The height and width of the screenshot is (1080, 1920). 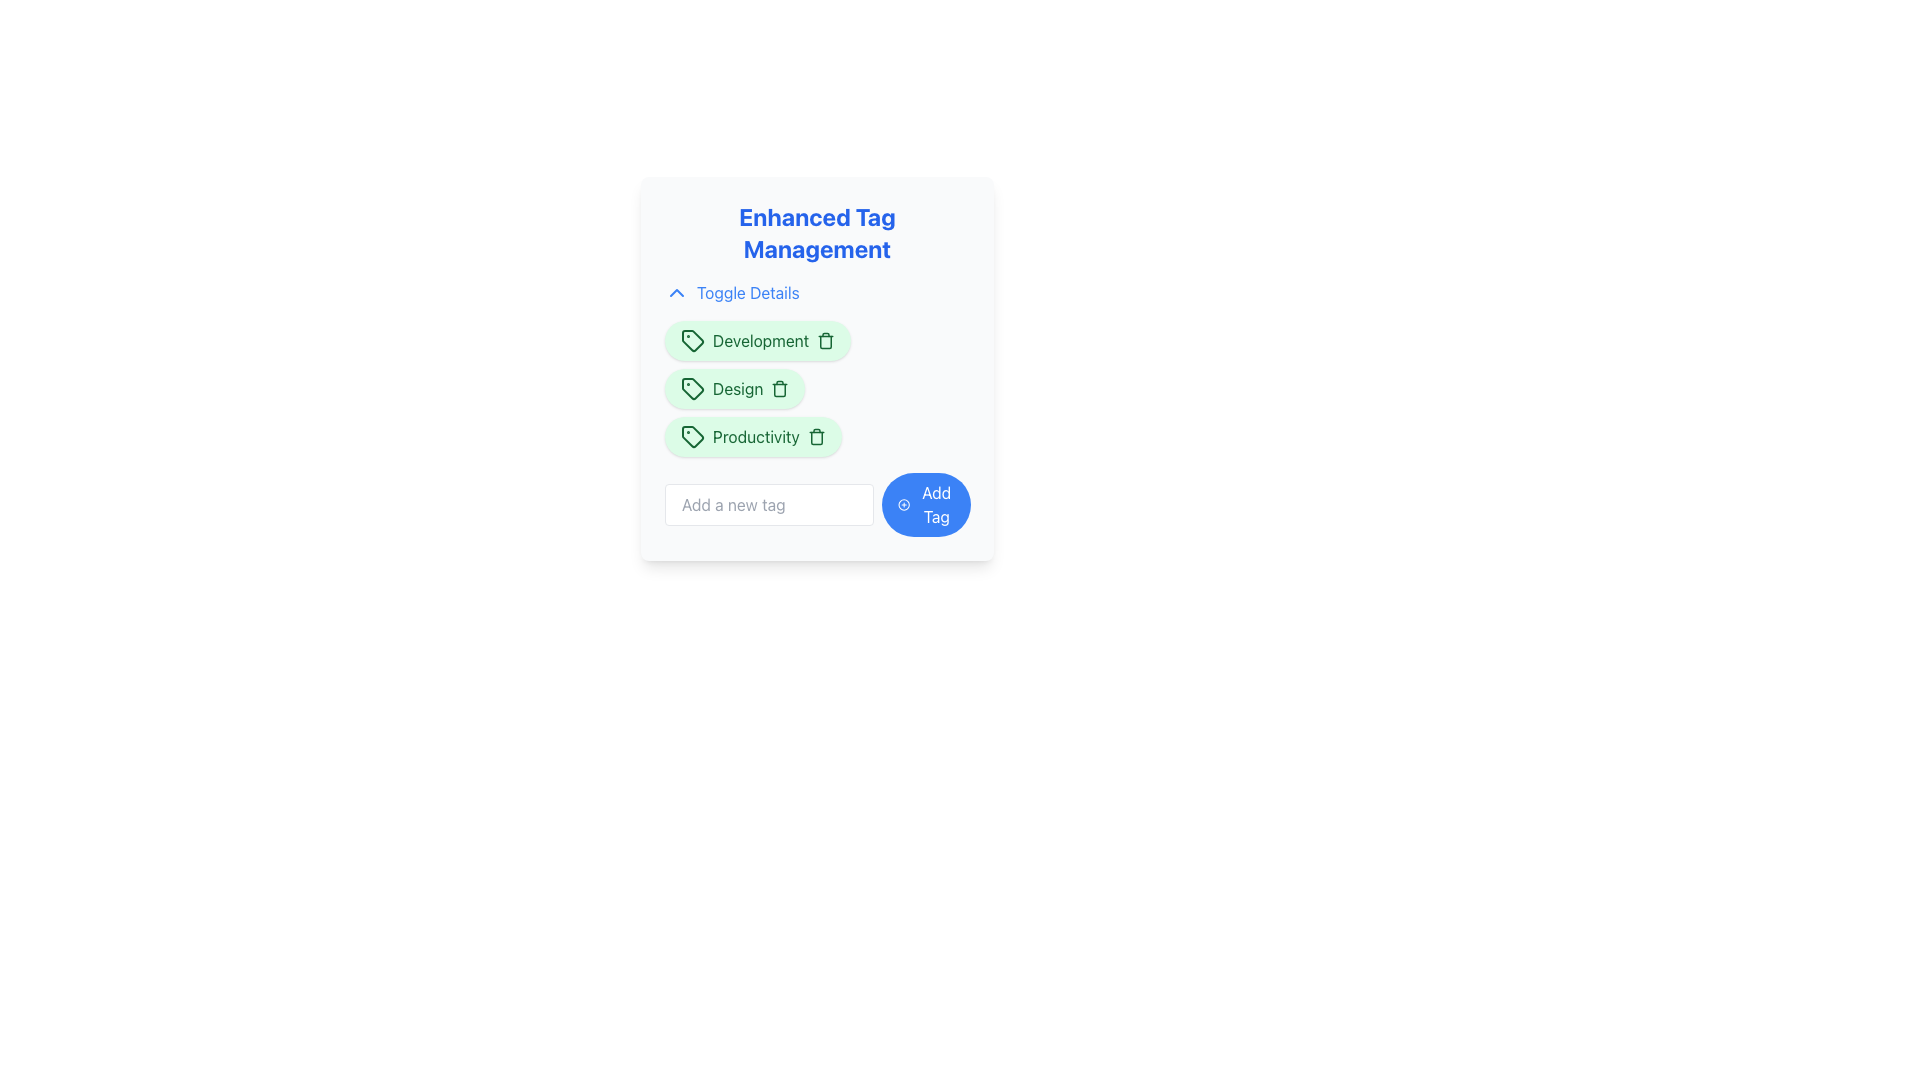 What do you see at coordinates (925, 504) in the screenshot?
I see `the button located in the lower-right part of the 'Enhanced Tag Management' panel` at bounding box center [925, 504].